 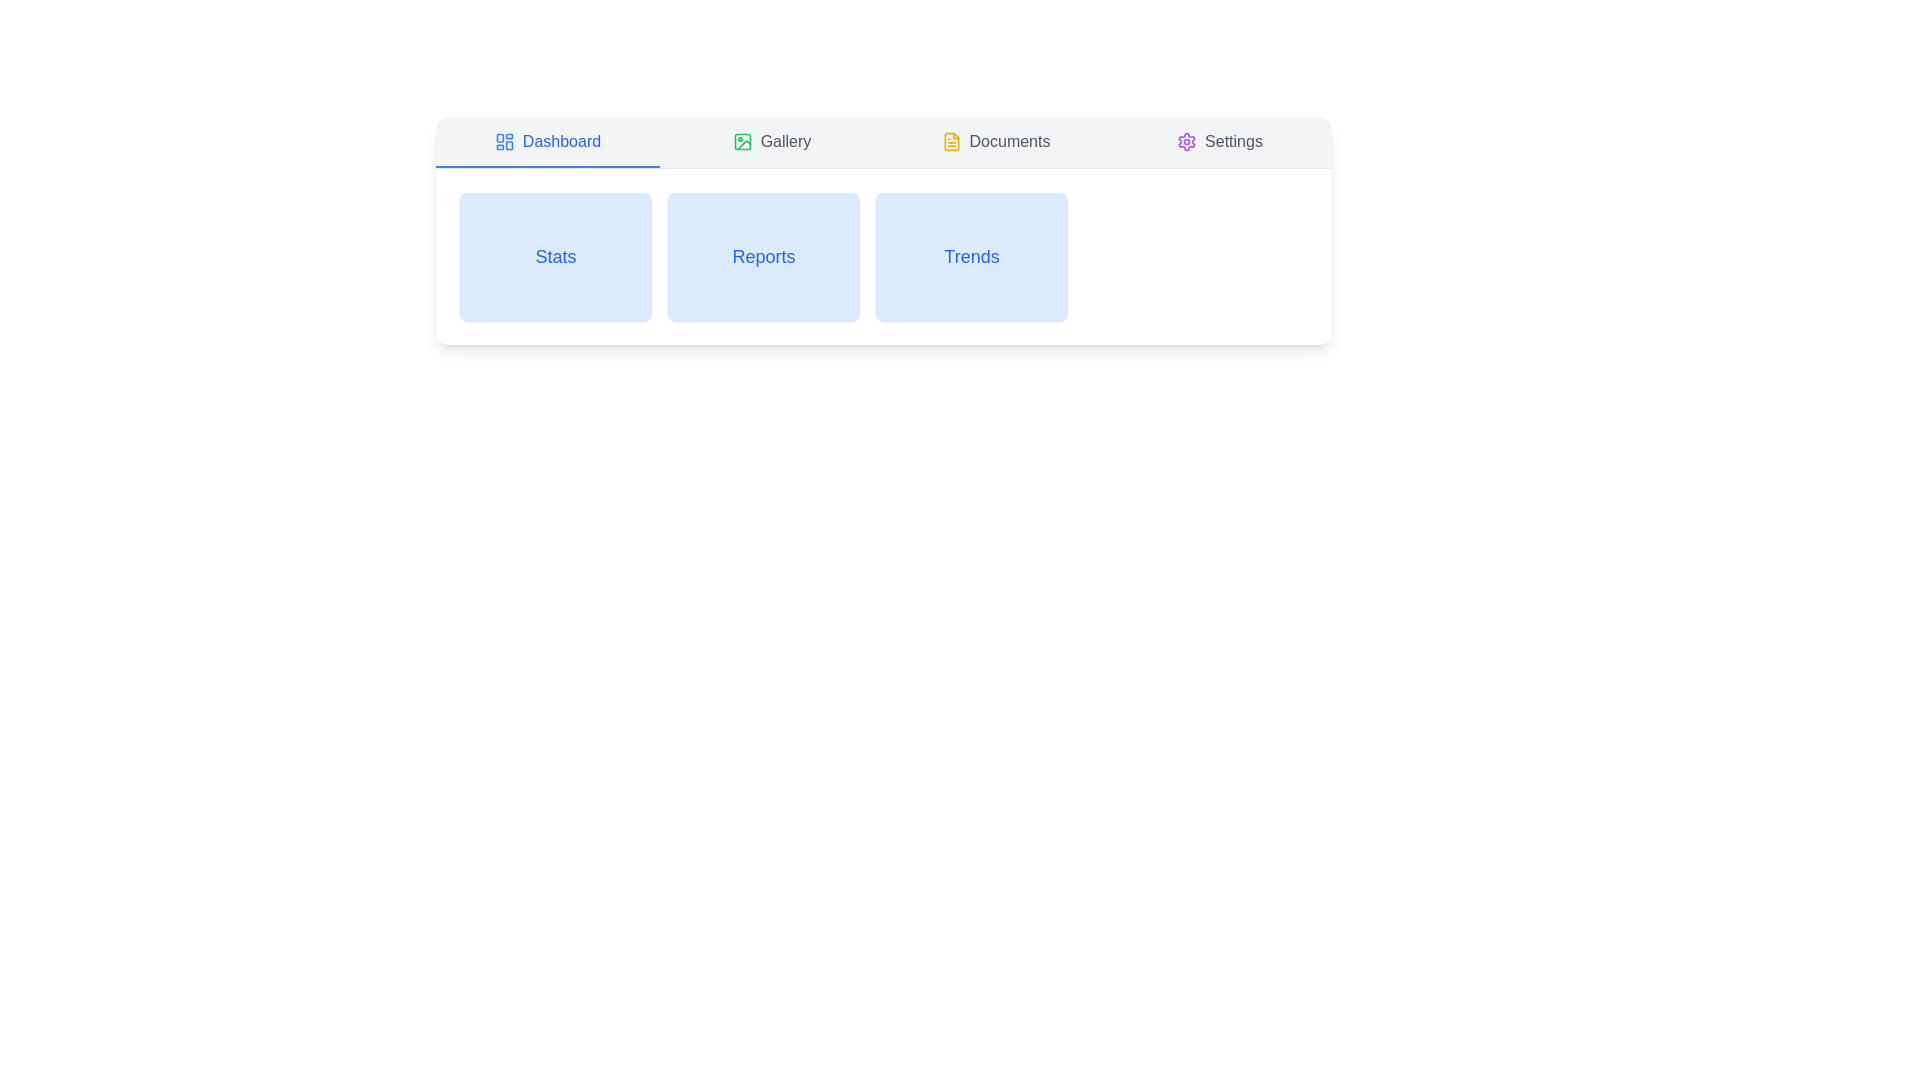 What do you see at coordinates (504, 141) in the screenshot?
I see `the blue SVG icon located to the left of the 'Dashboard' text in the navigation menu` at bounding box center [504, 141].